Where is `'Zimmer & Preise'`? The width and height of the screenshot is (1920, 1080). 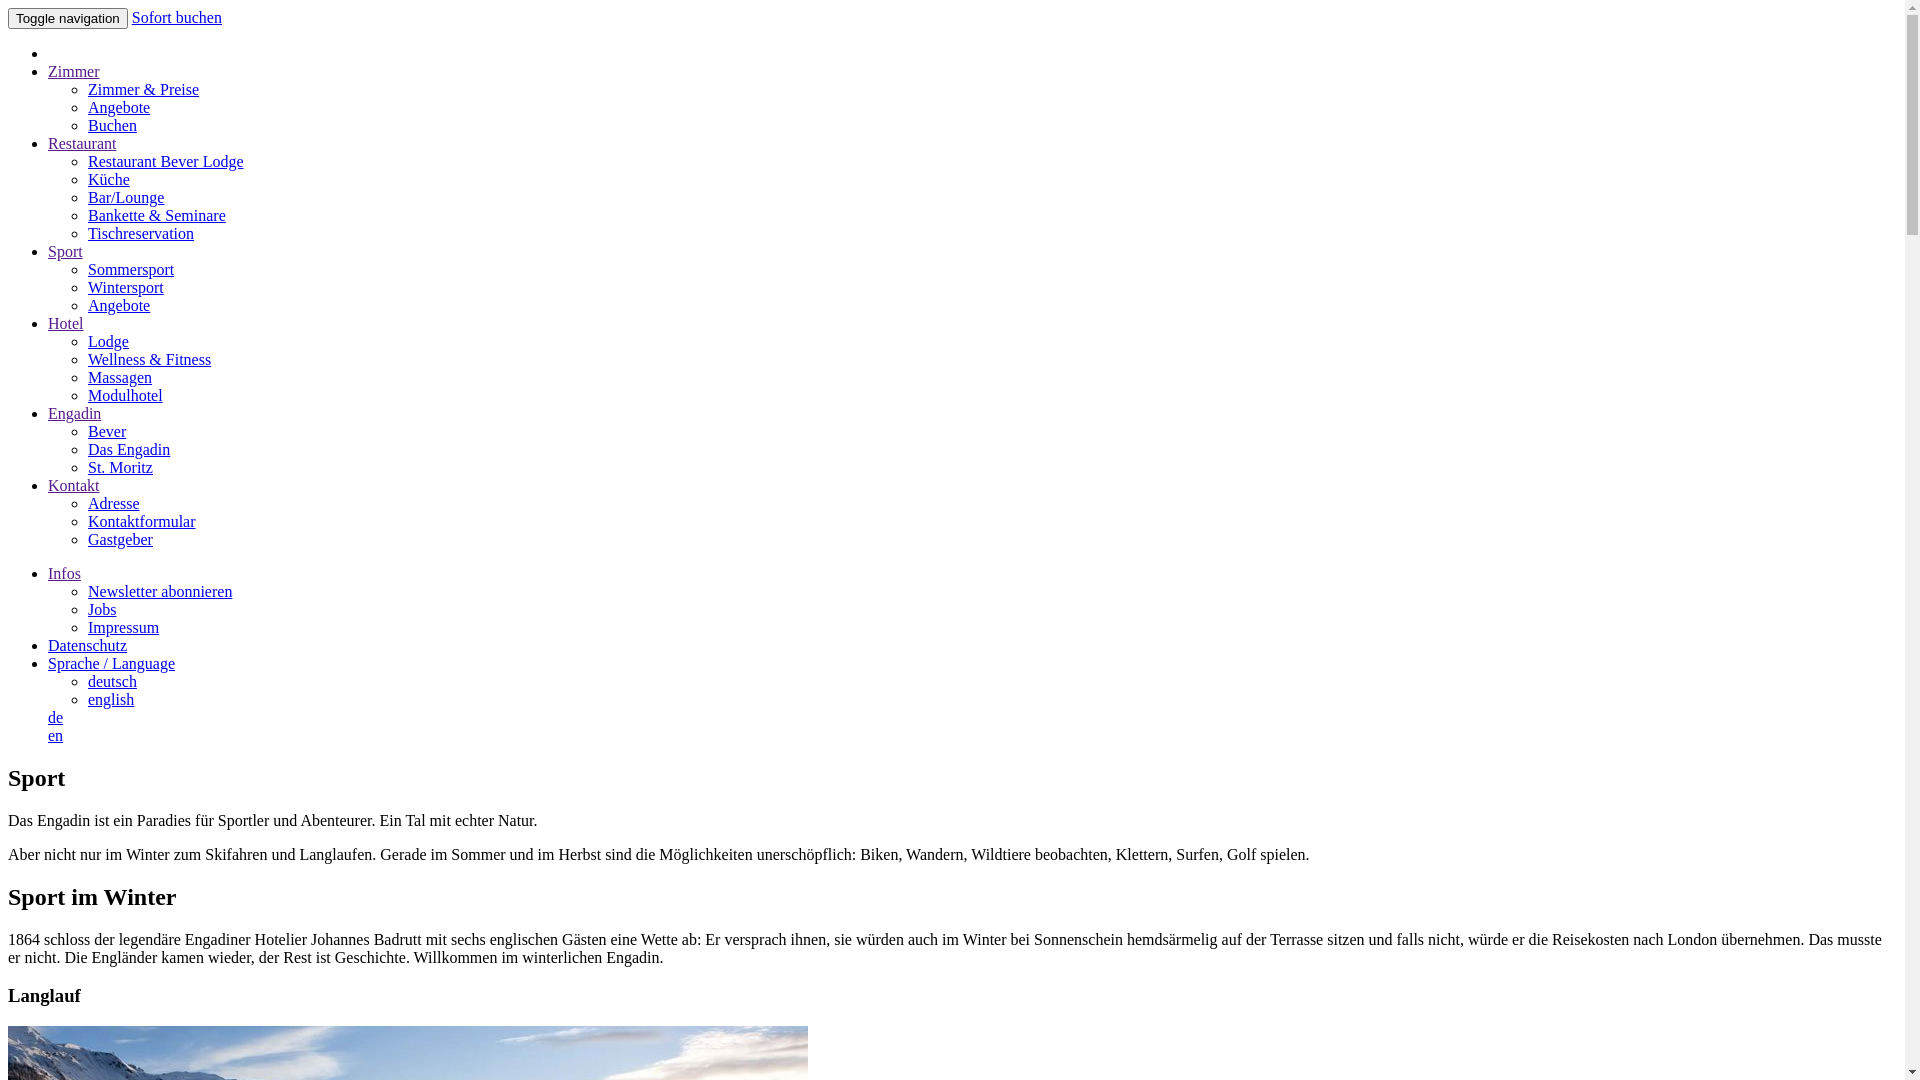 'Zimmer & Preise' is located at coordinates (142, 88).